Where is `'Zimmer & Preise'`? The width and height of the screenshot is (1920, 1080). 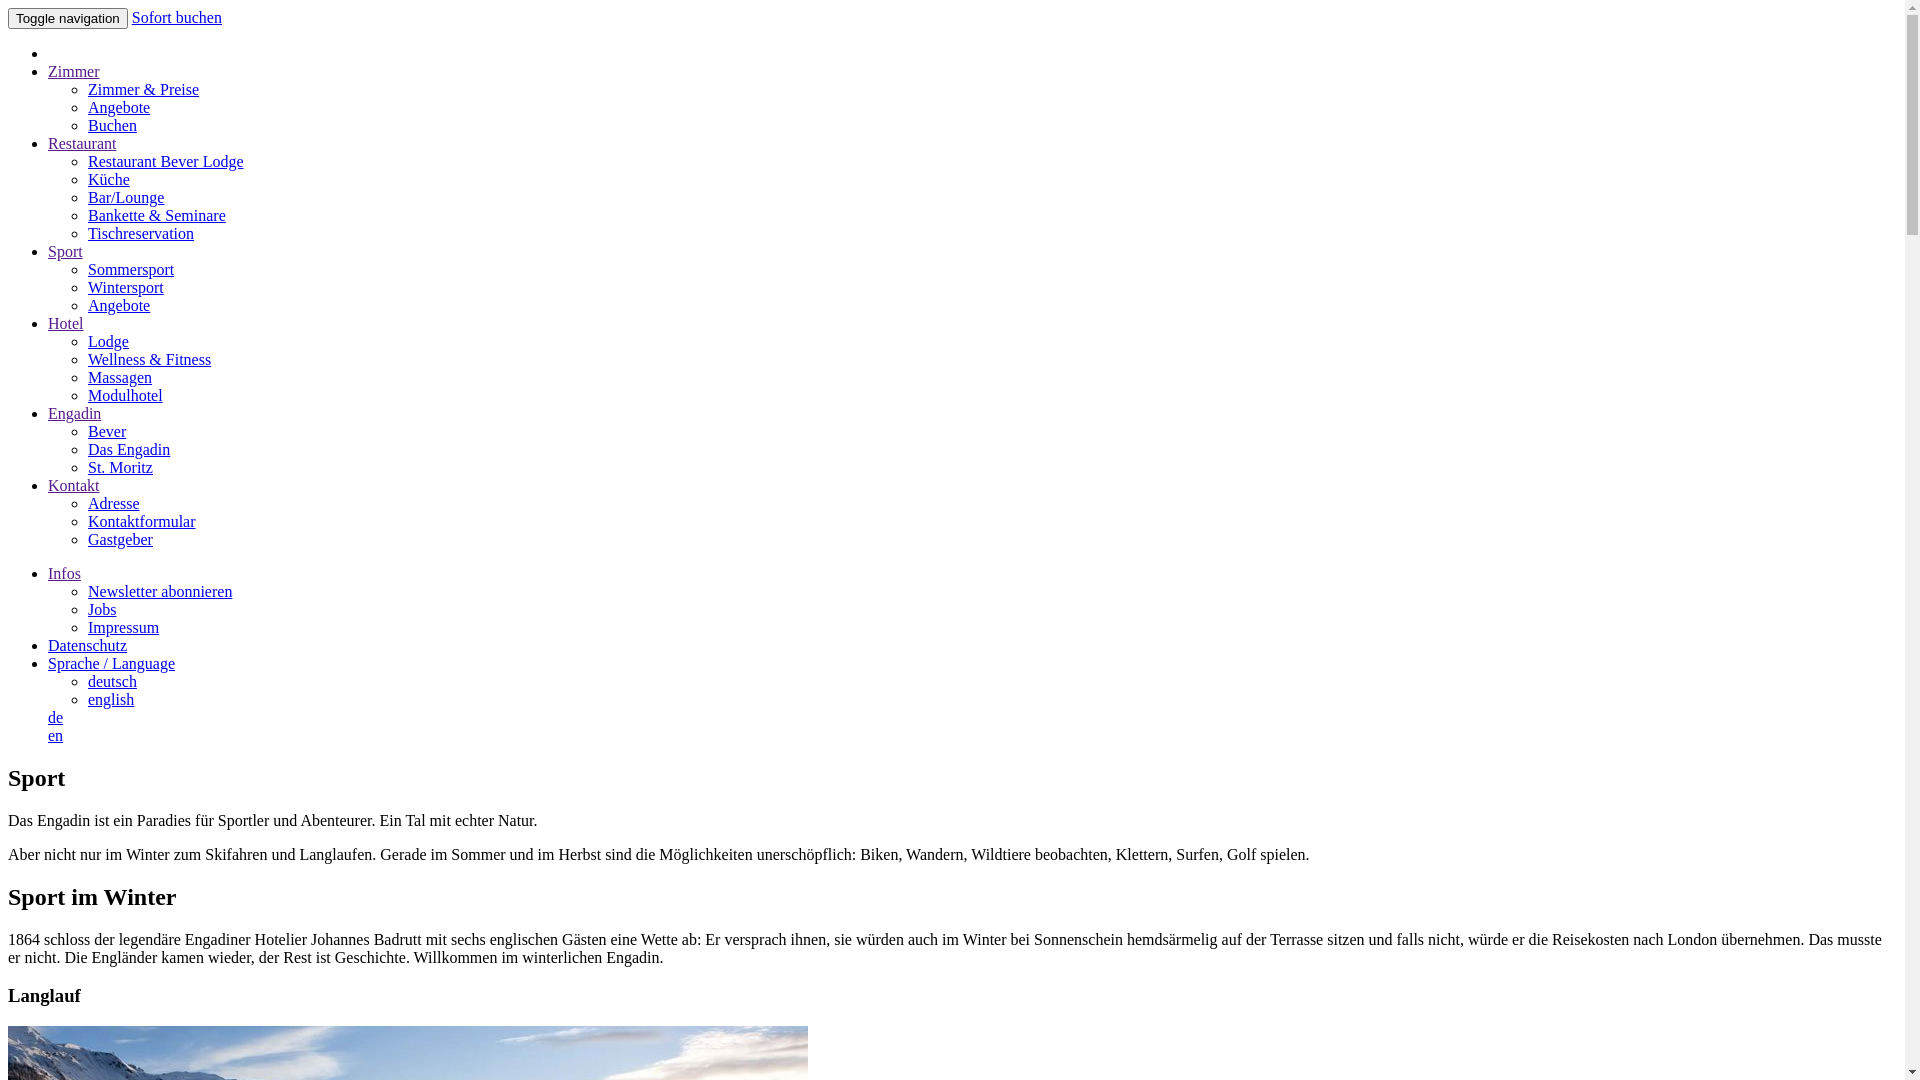 'Zimmer & Preise' is located at coordinates (142, 88).